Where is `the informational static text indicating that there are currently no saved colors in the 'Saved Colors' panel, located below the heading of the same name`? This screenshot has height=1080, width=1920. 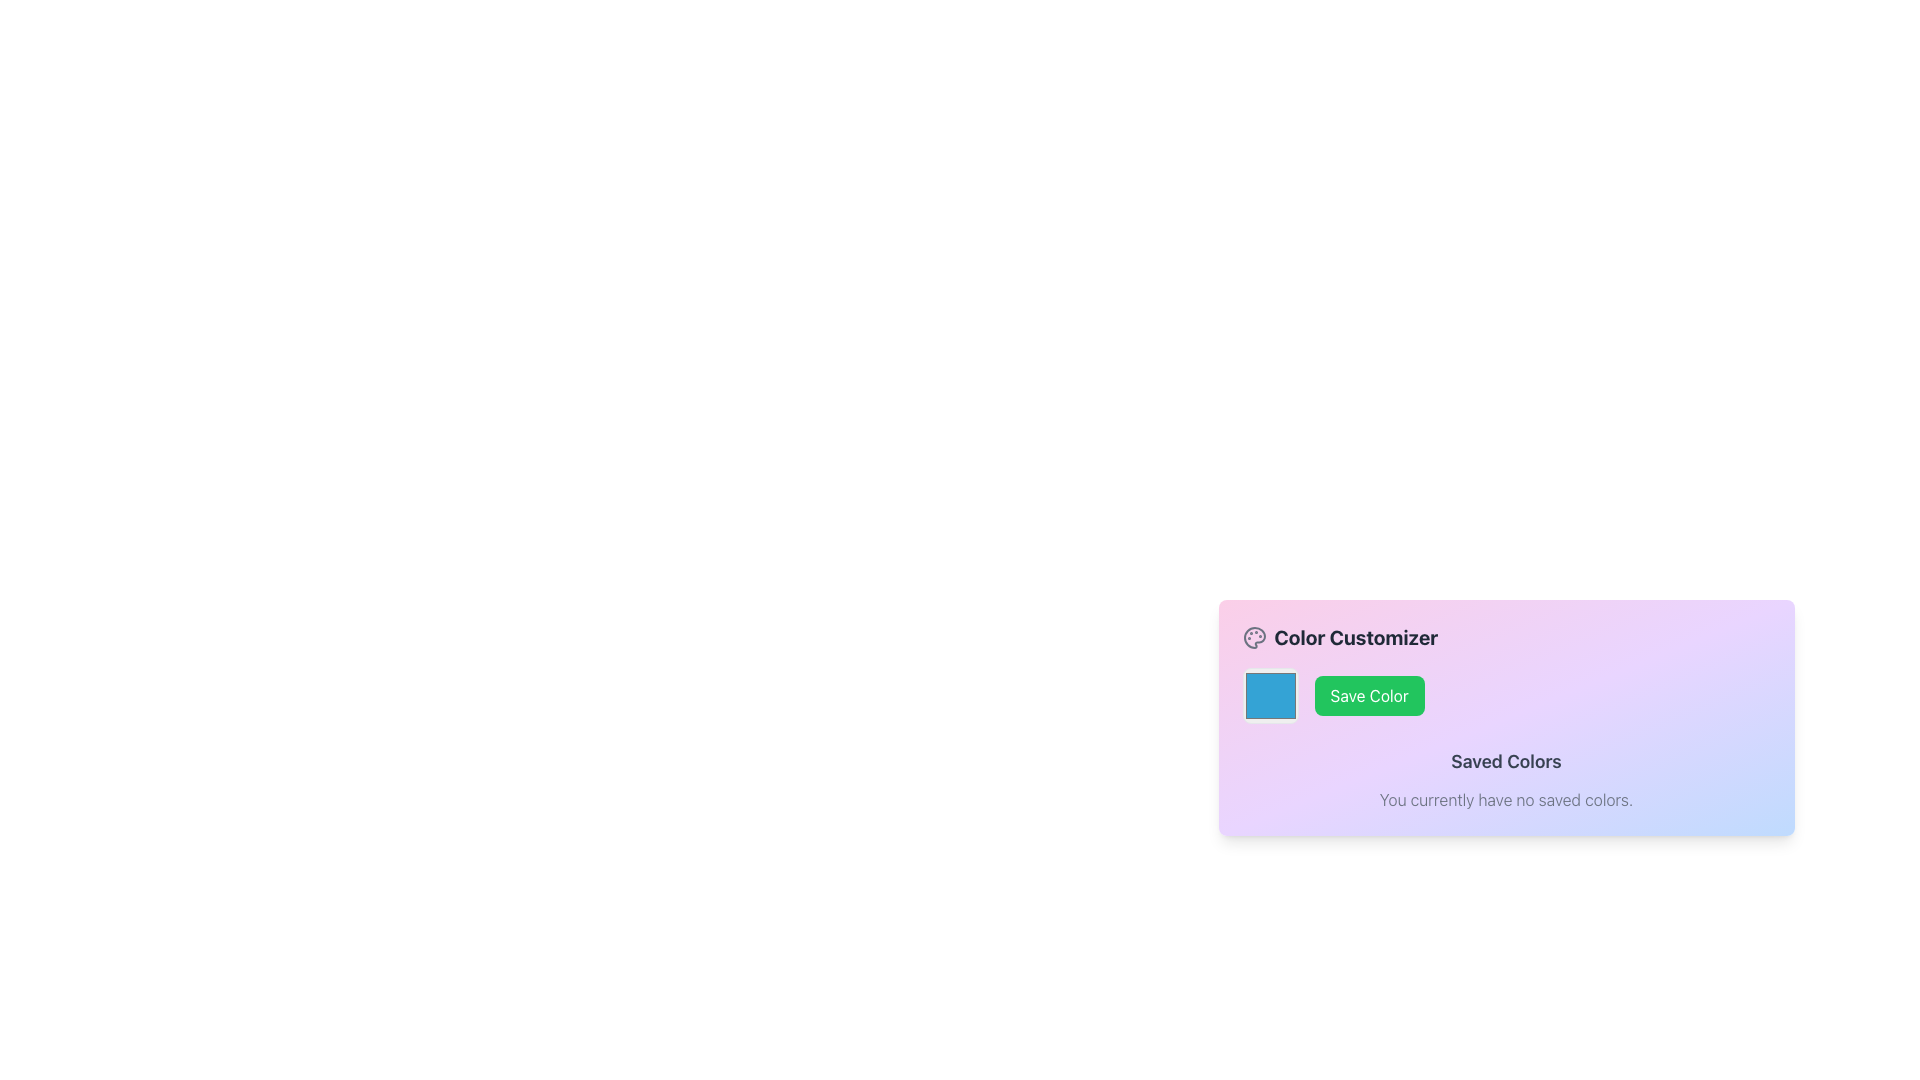 the informational static text indicating that there are currently no saved colors in the 'Saved Colors' panel, located below the heading of the same name is located at coordinates (1506, 798).